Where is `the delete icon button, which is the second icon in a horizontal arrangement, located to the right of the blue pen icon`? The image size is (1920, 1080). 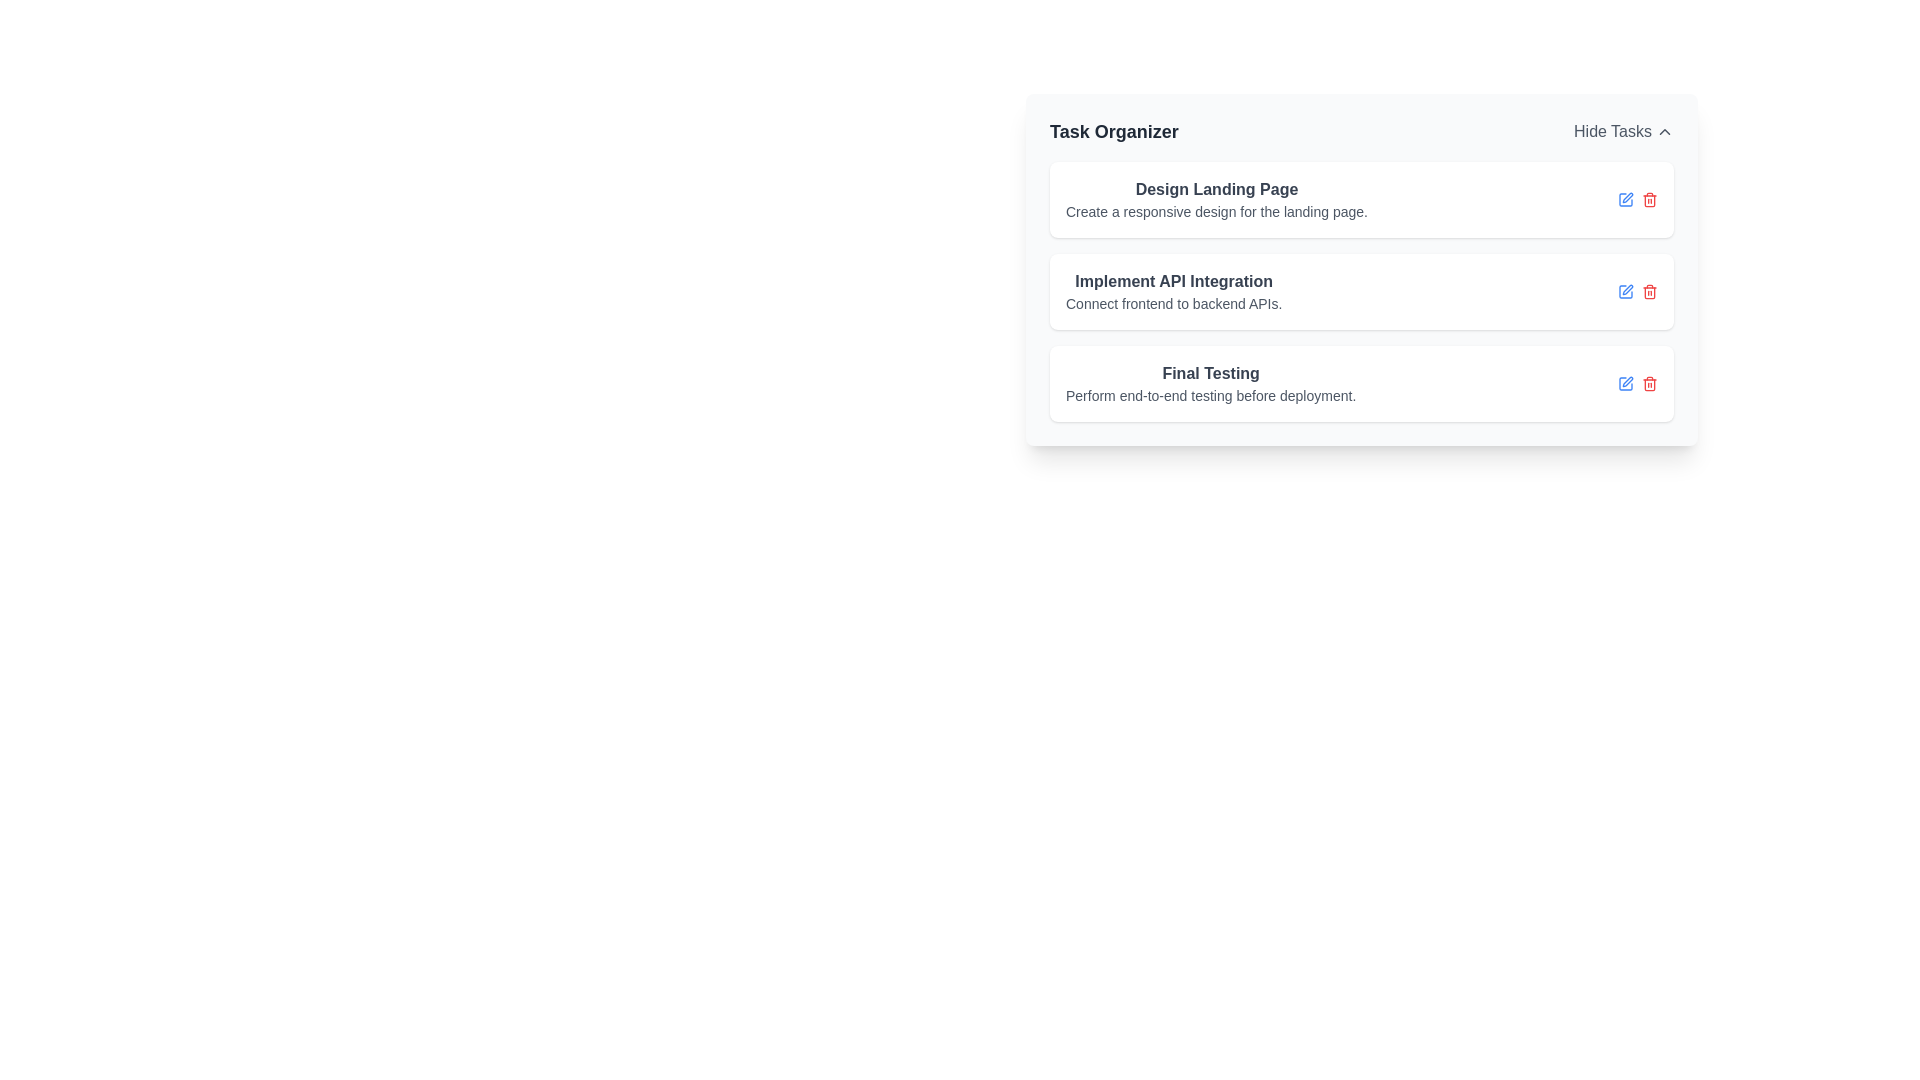 the delete icon button, which is the second icon in a horizontal arrangement, located to the right of the blue pen icon is located at coordinates (1650, 292).